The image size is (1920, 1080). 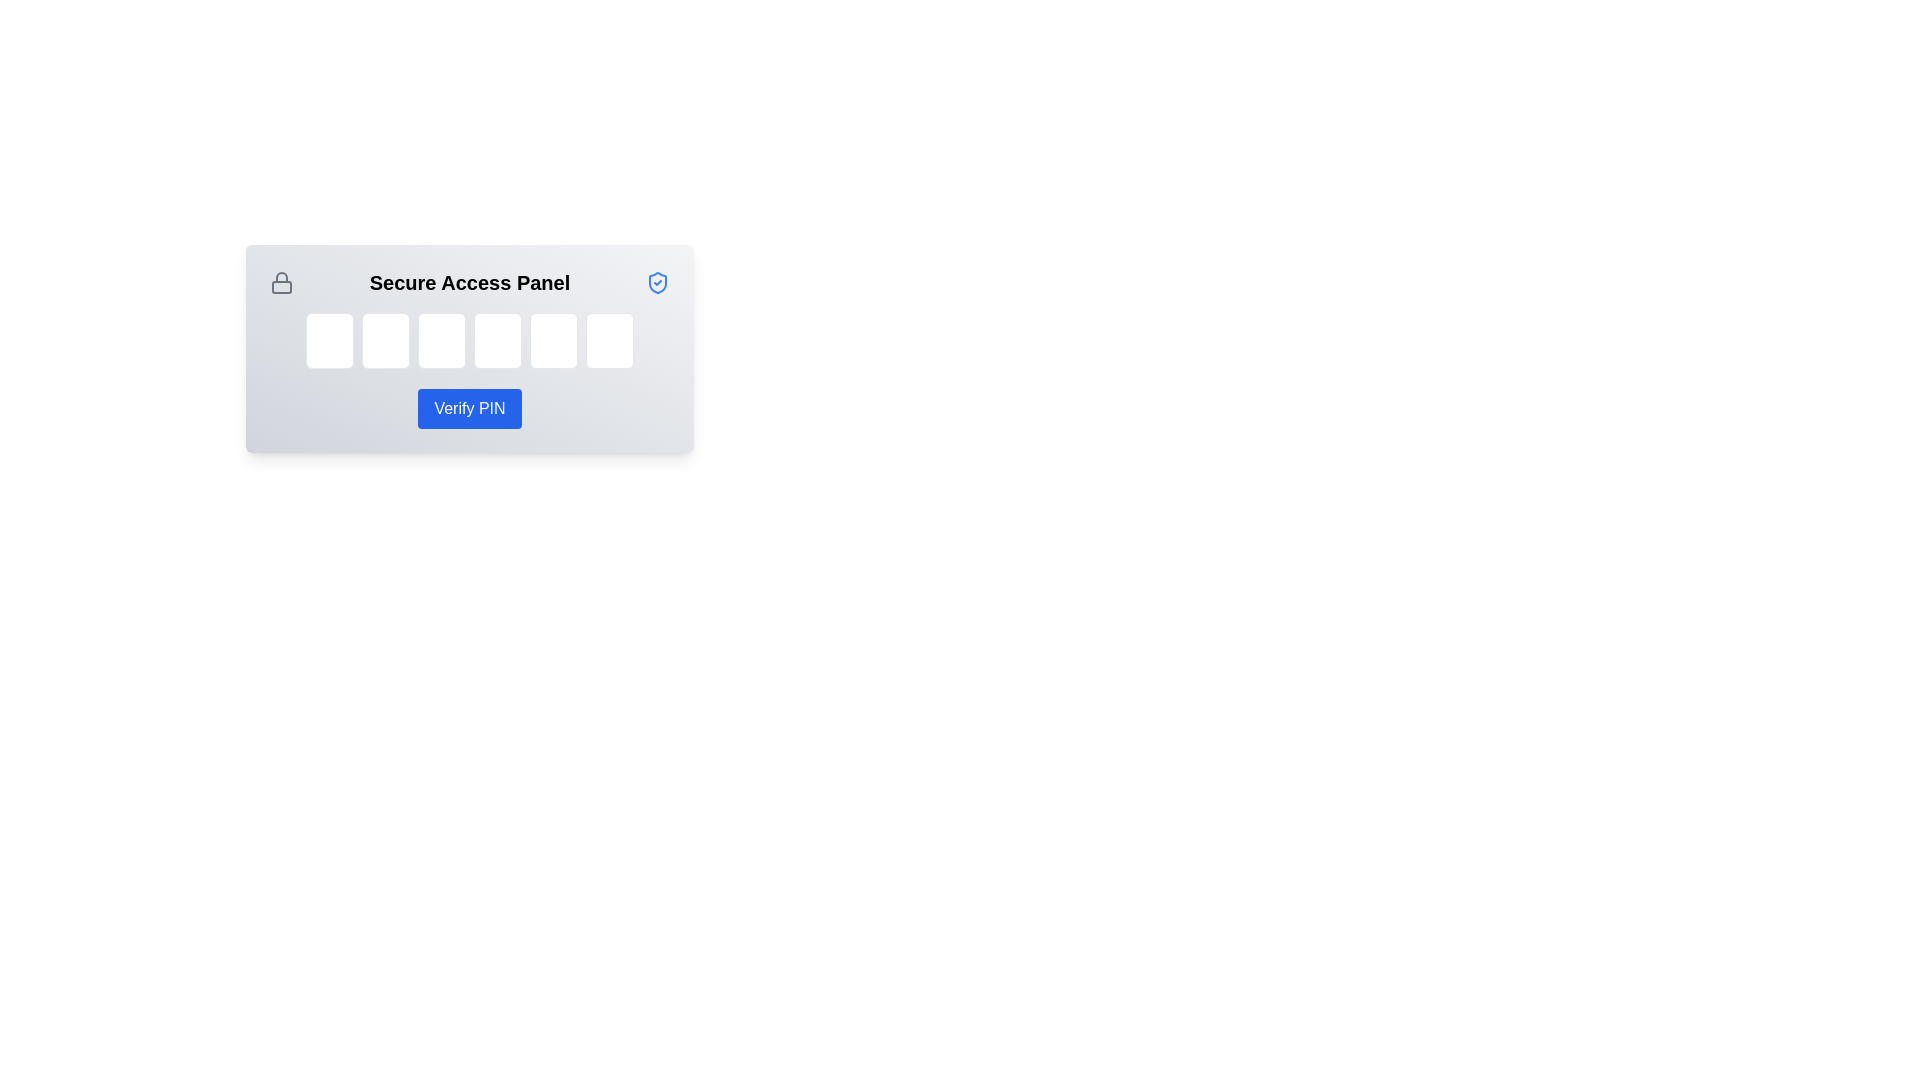 I want to click on the rectangular component with rounded corners, displayed in red color, which is part of the lock icon located at the top left corner of the light gray panel, so click(x=281, y=287).